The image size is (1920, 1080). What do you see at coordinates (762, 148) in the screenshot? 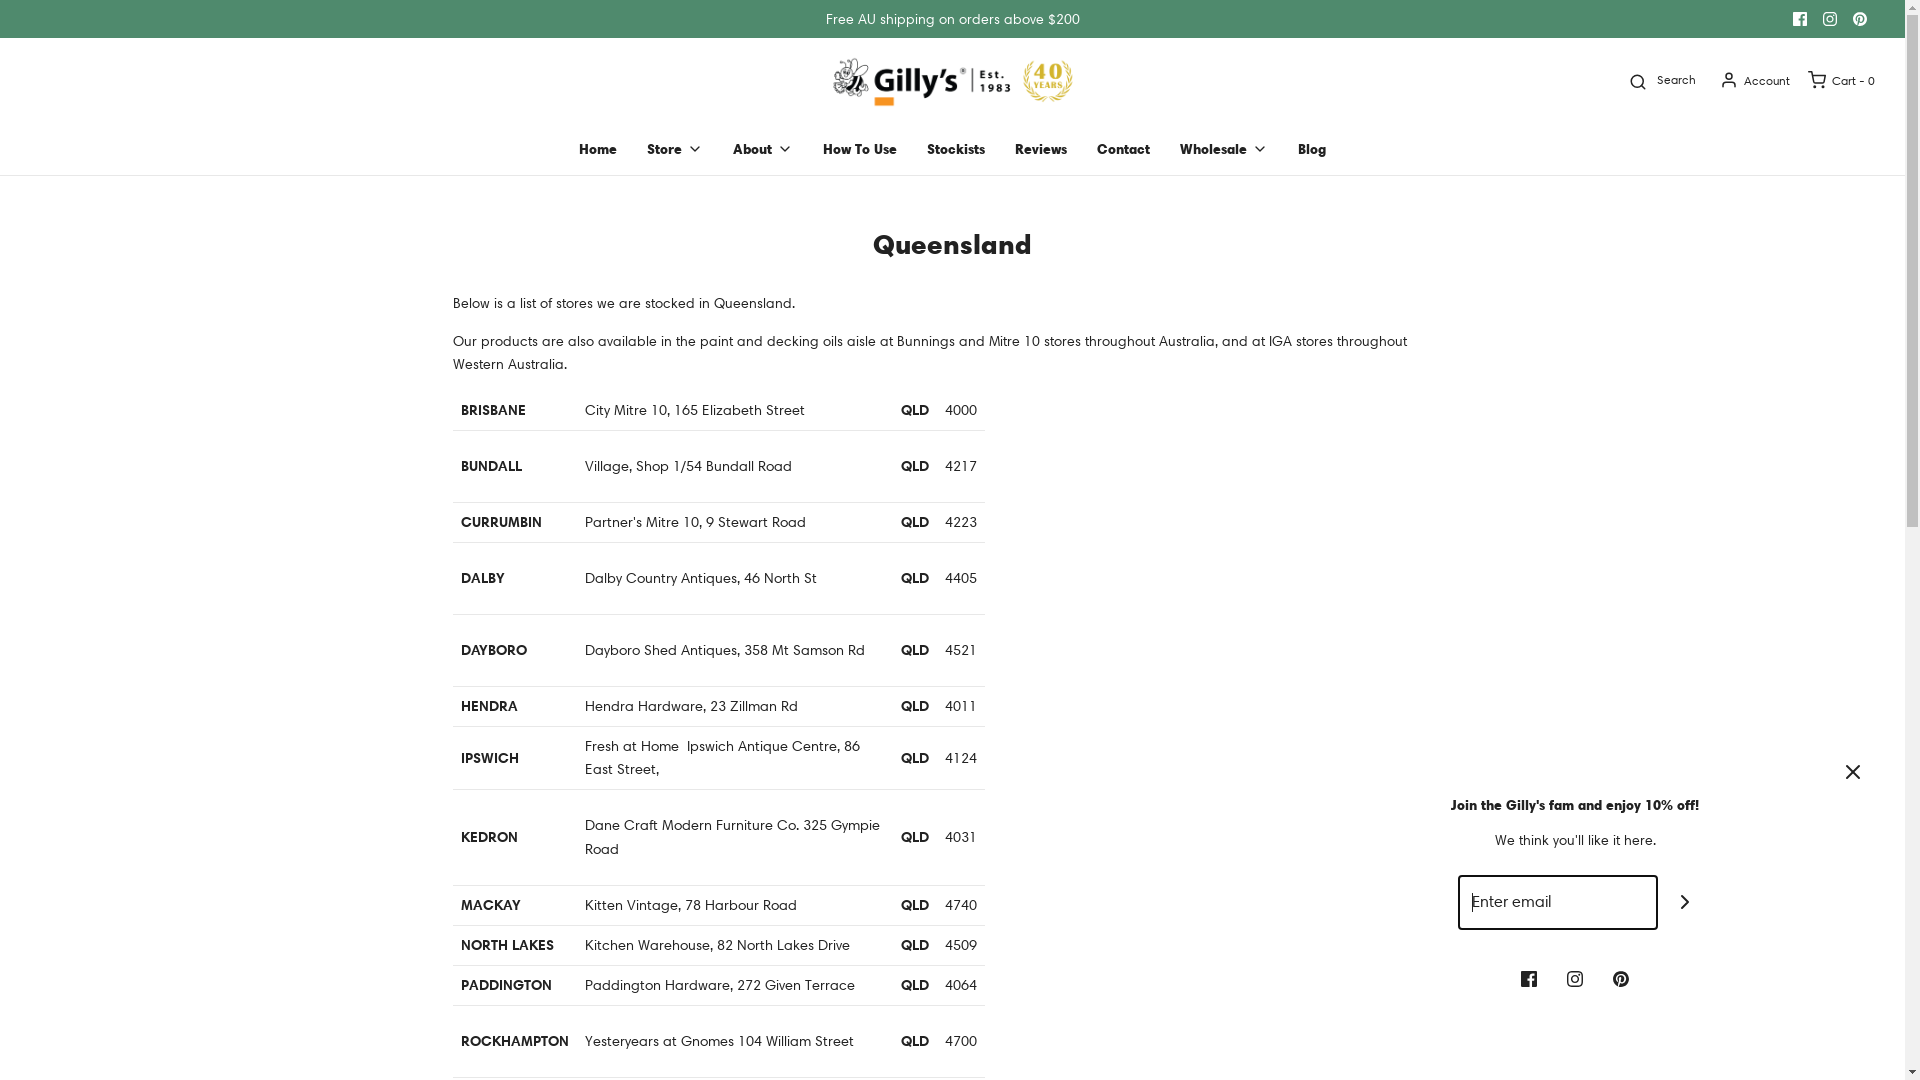
I see `'About'` at bounding box center [762, 148].